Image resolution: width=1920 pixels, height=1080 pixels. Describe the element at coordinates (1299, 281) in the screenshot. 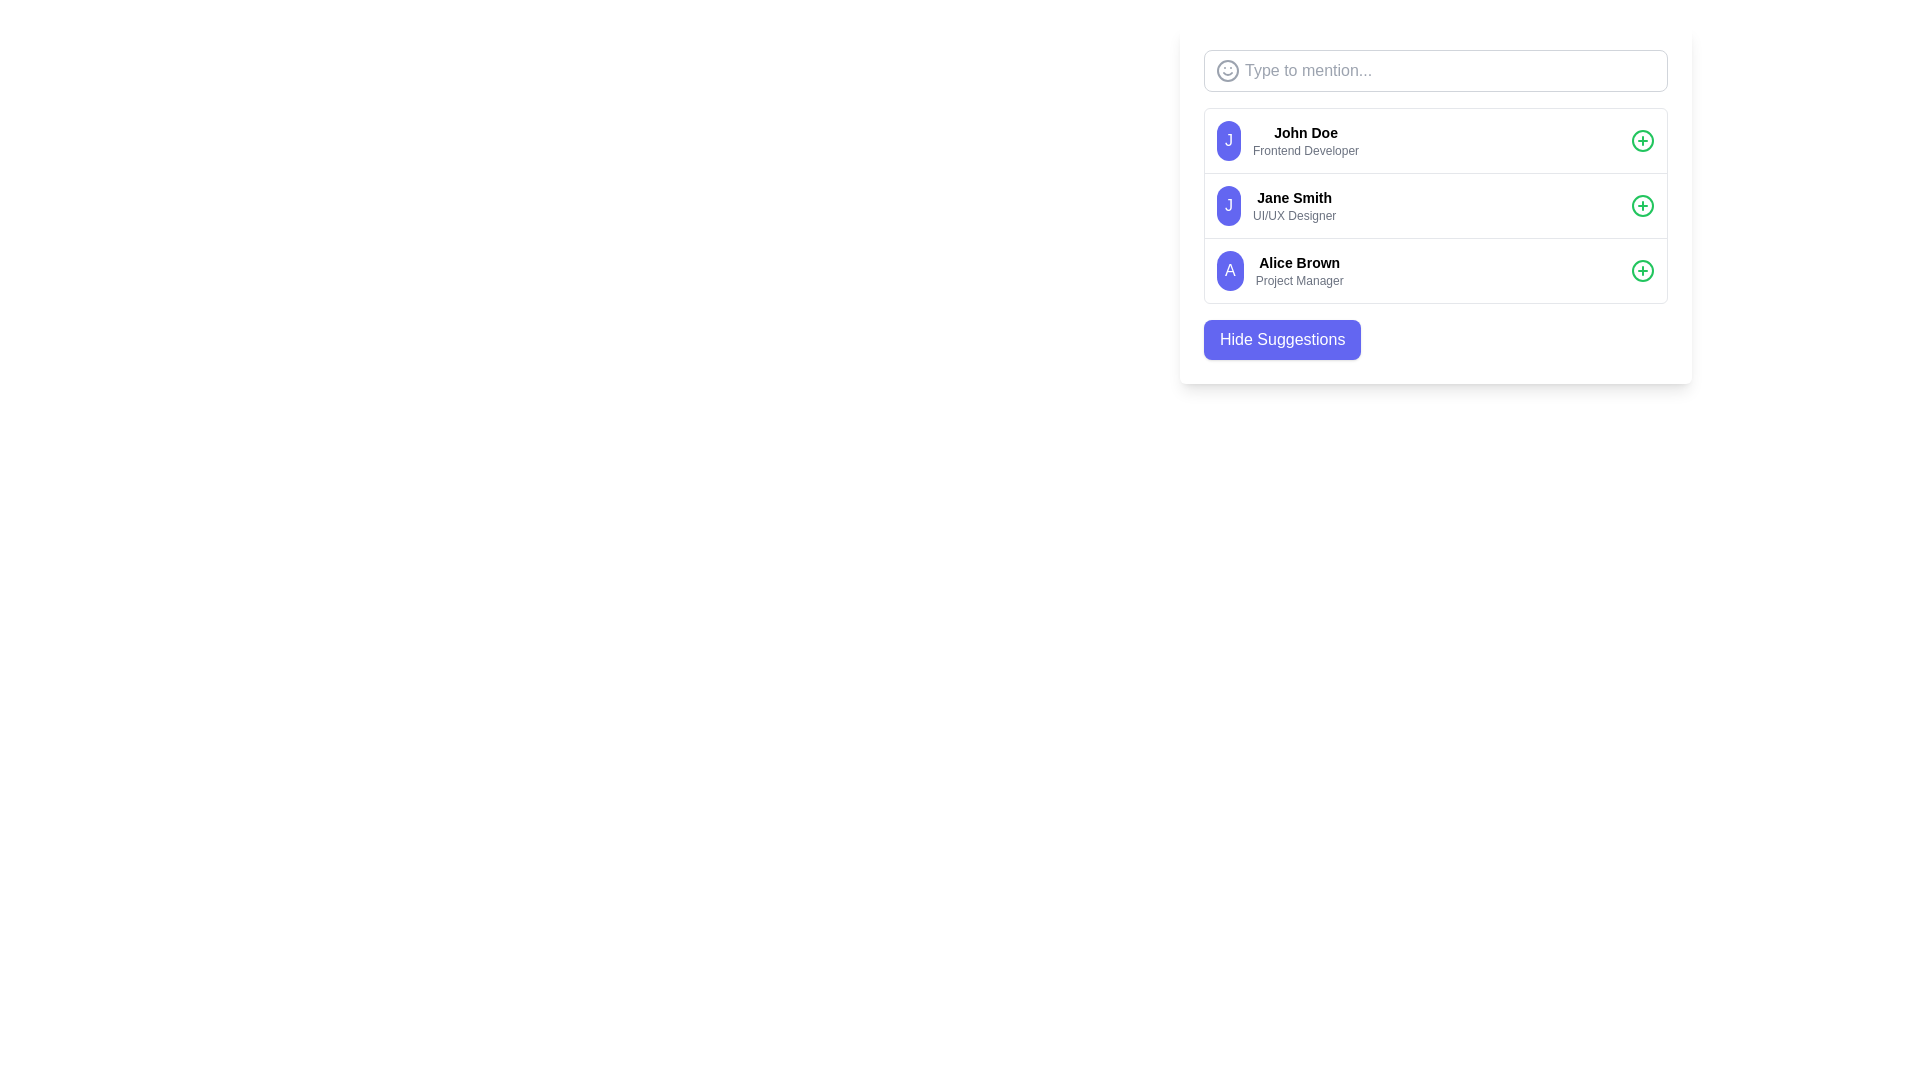

I see `the Text label providing additional context for 'Alice Brown', which is located directly below the name in the suggestion list` at that location.